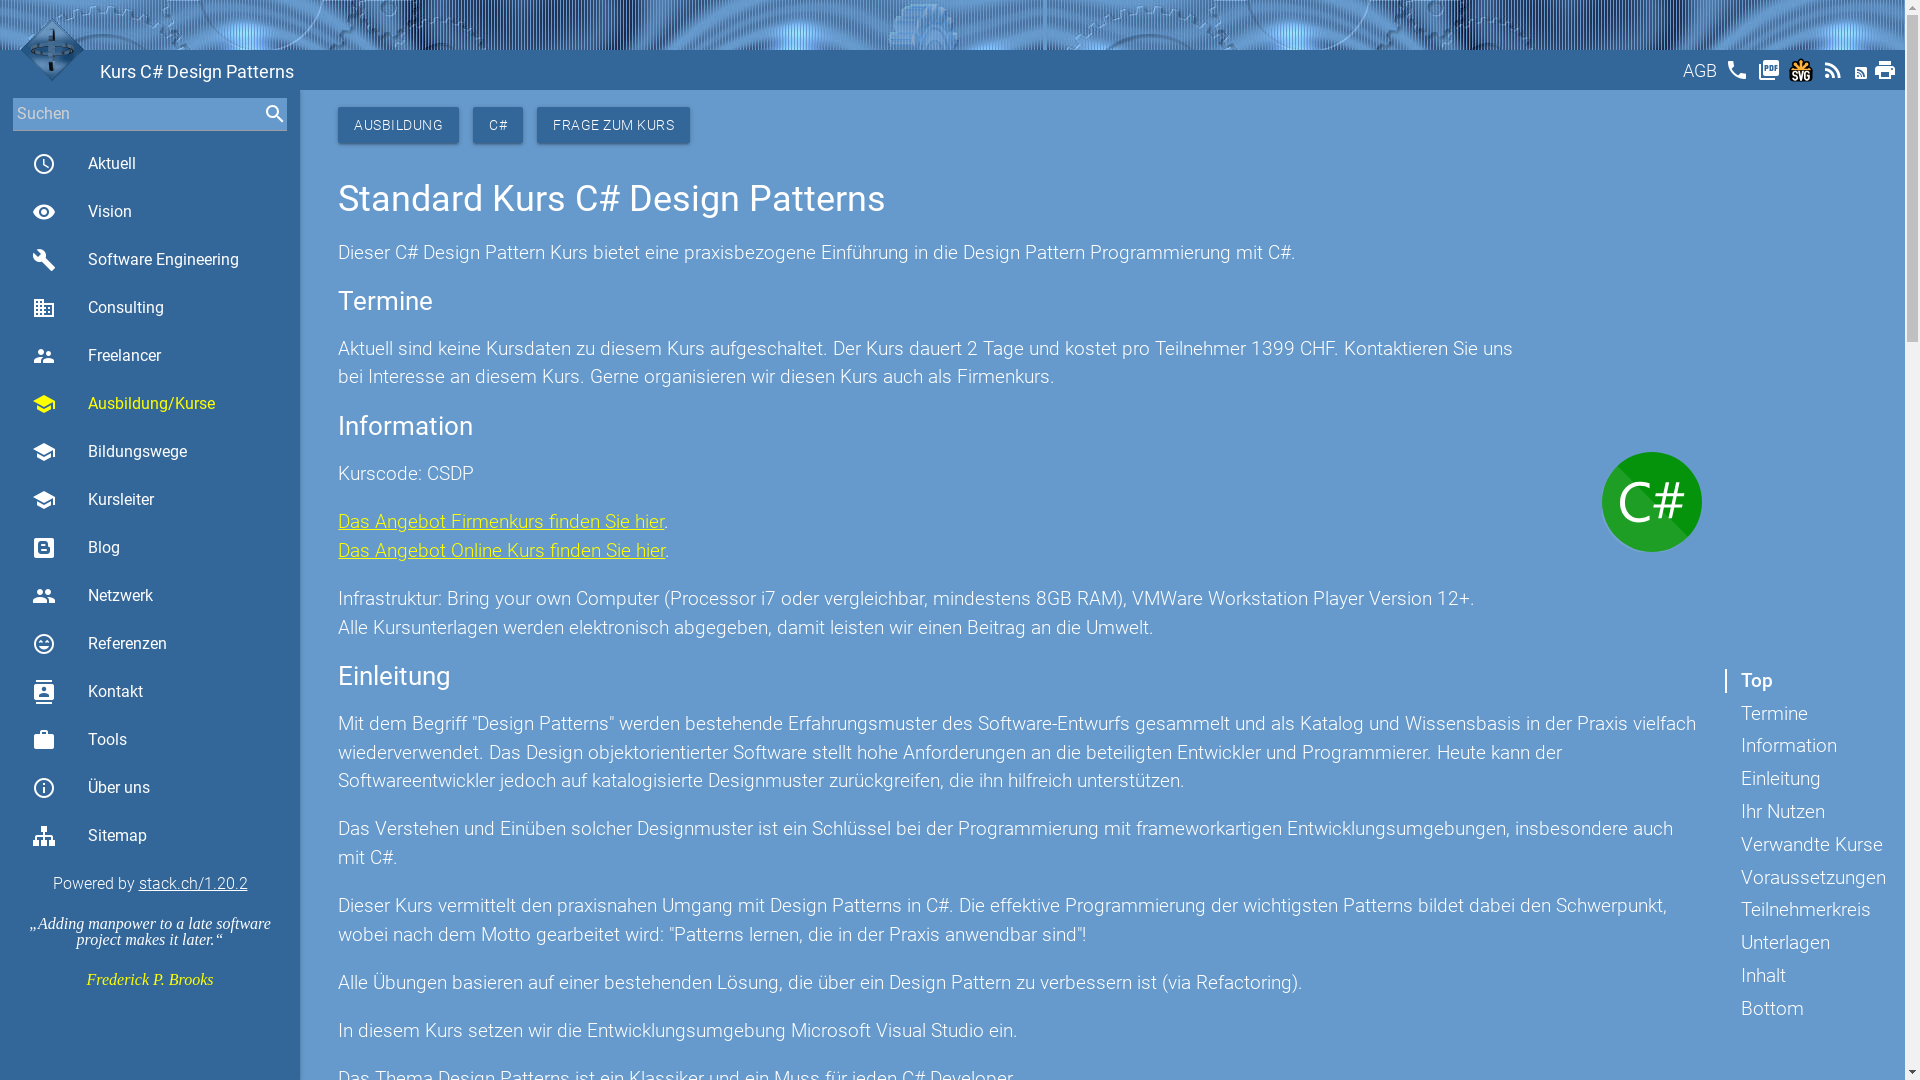 The image size is (1920, 1080). I want to click on 'school, so click(148, 404).